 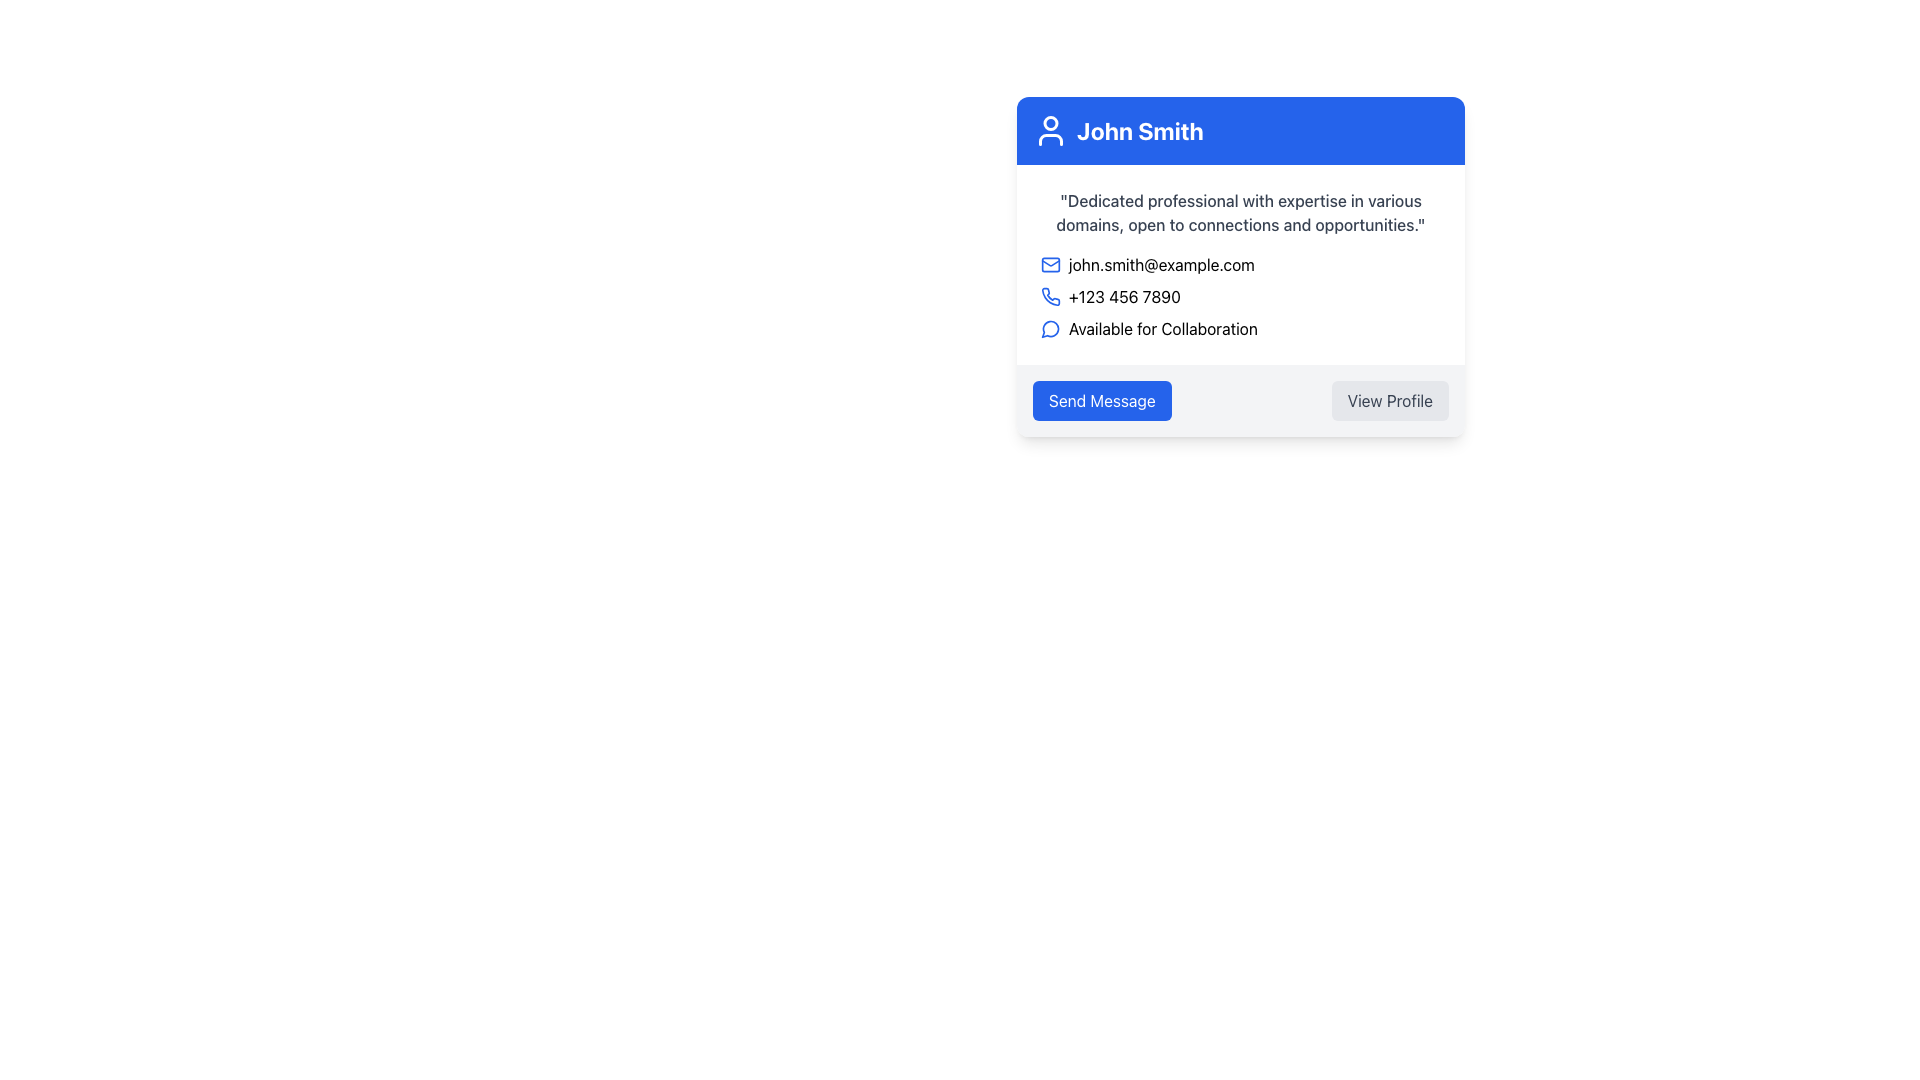 What do you see at coordinates (1240, 327) in the screenshot?
I see `the text label 'Available for Collaboration' with the speech bubble icon, which is the third item in the contact details list of the profile card` at bounding box center [1240, 327].